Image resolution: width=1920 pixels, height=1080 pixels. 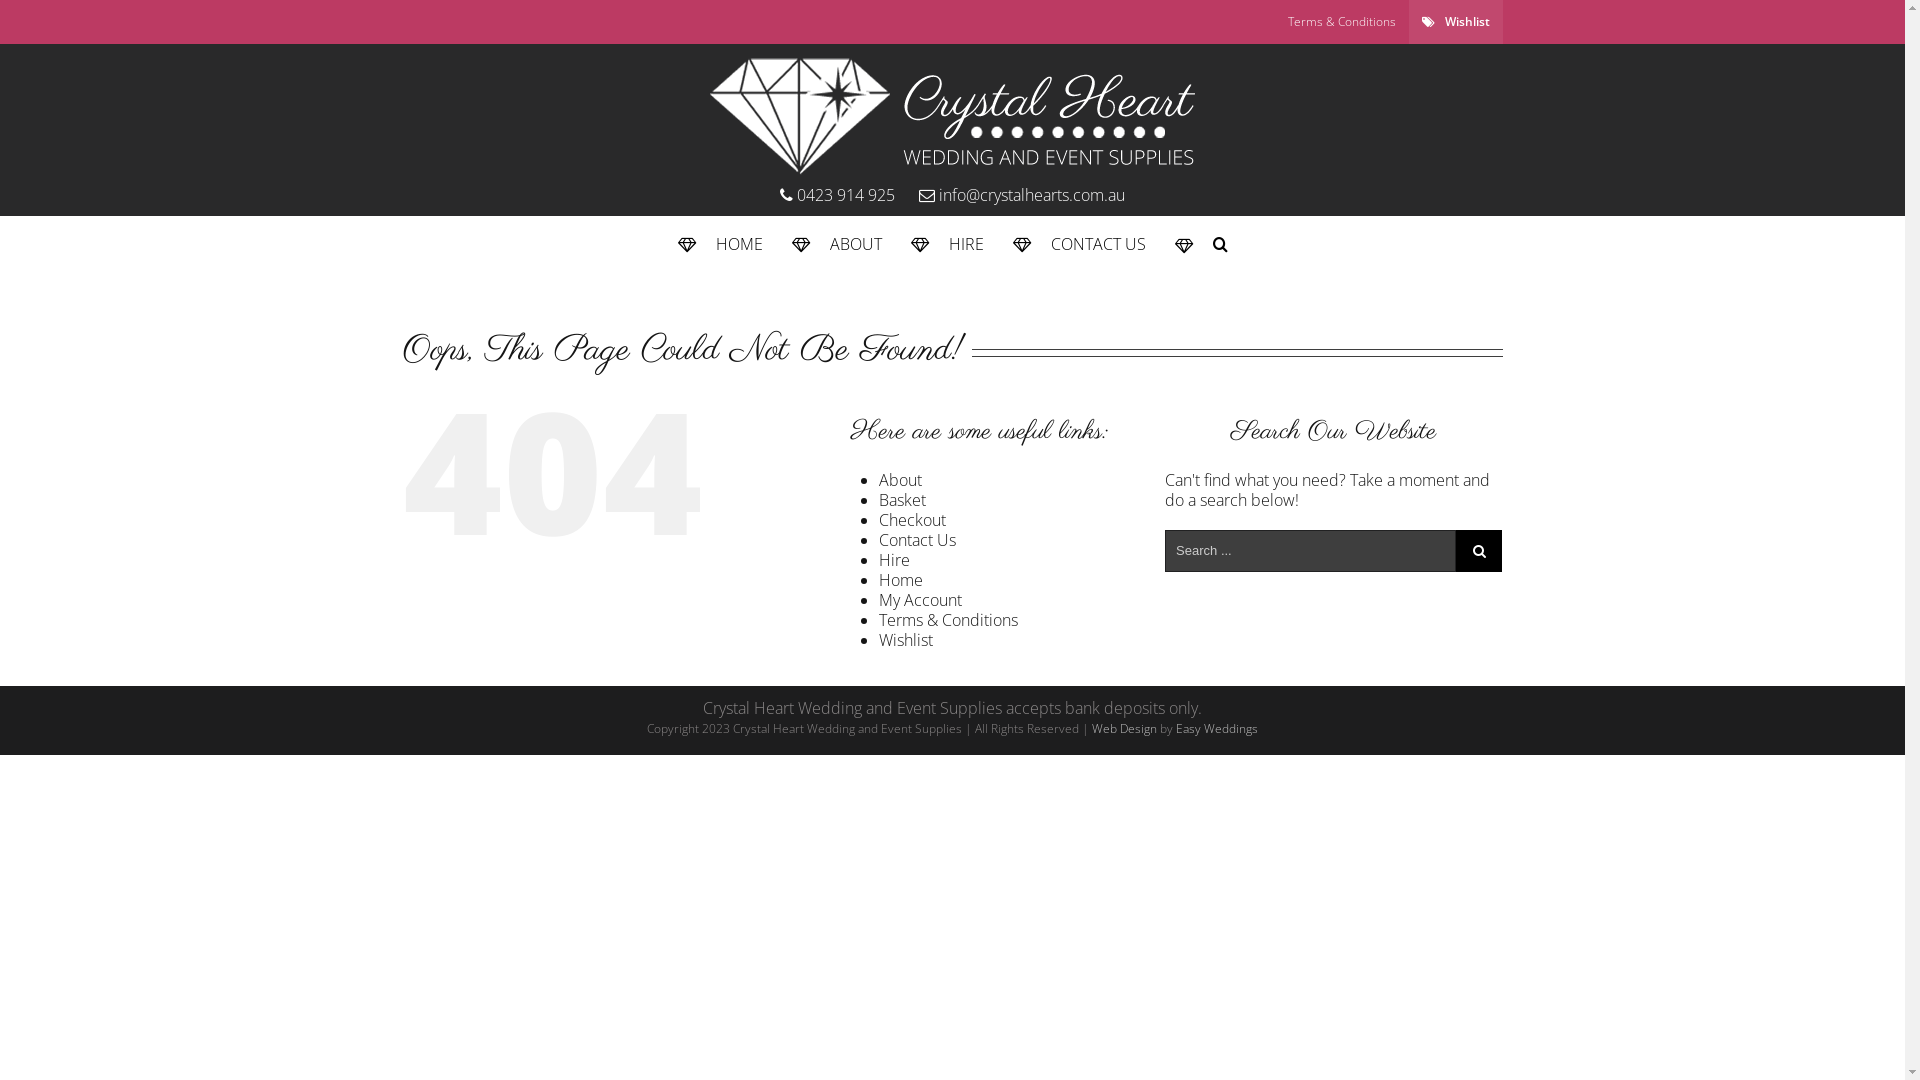 I want to click on 'CONTACT US', so click(x=1077, y=242).